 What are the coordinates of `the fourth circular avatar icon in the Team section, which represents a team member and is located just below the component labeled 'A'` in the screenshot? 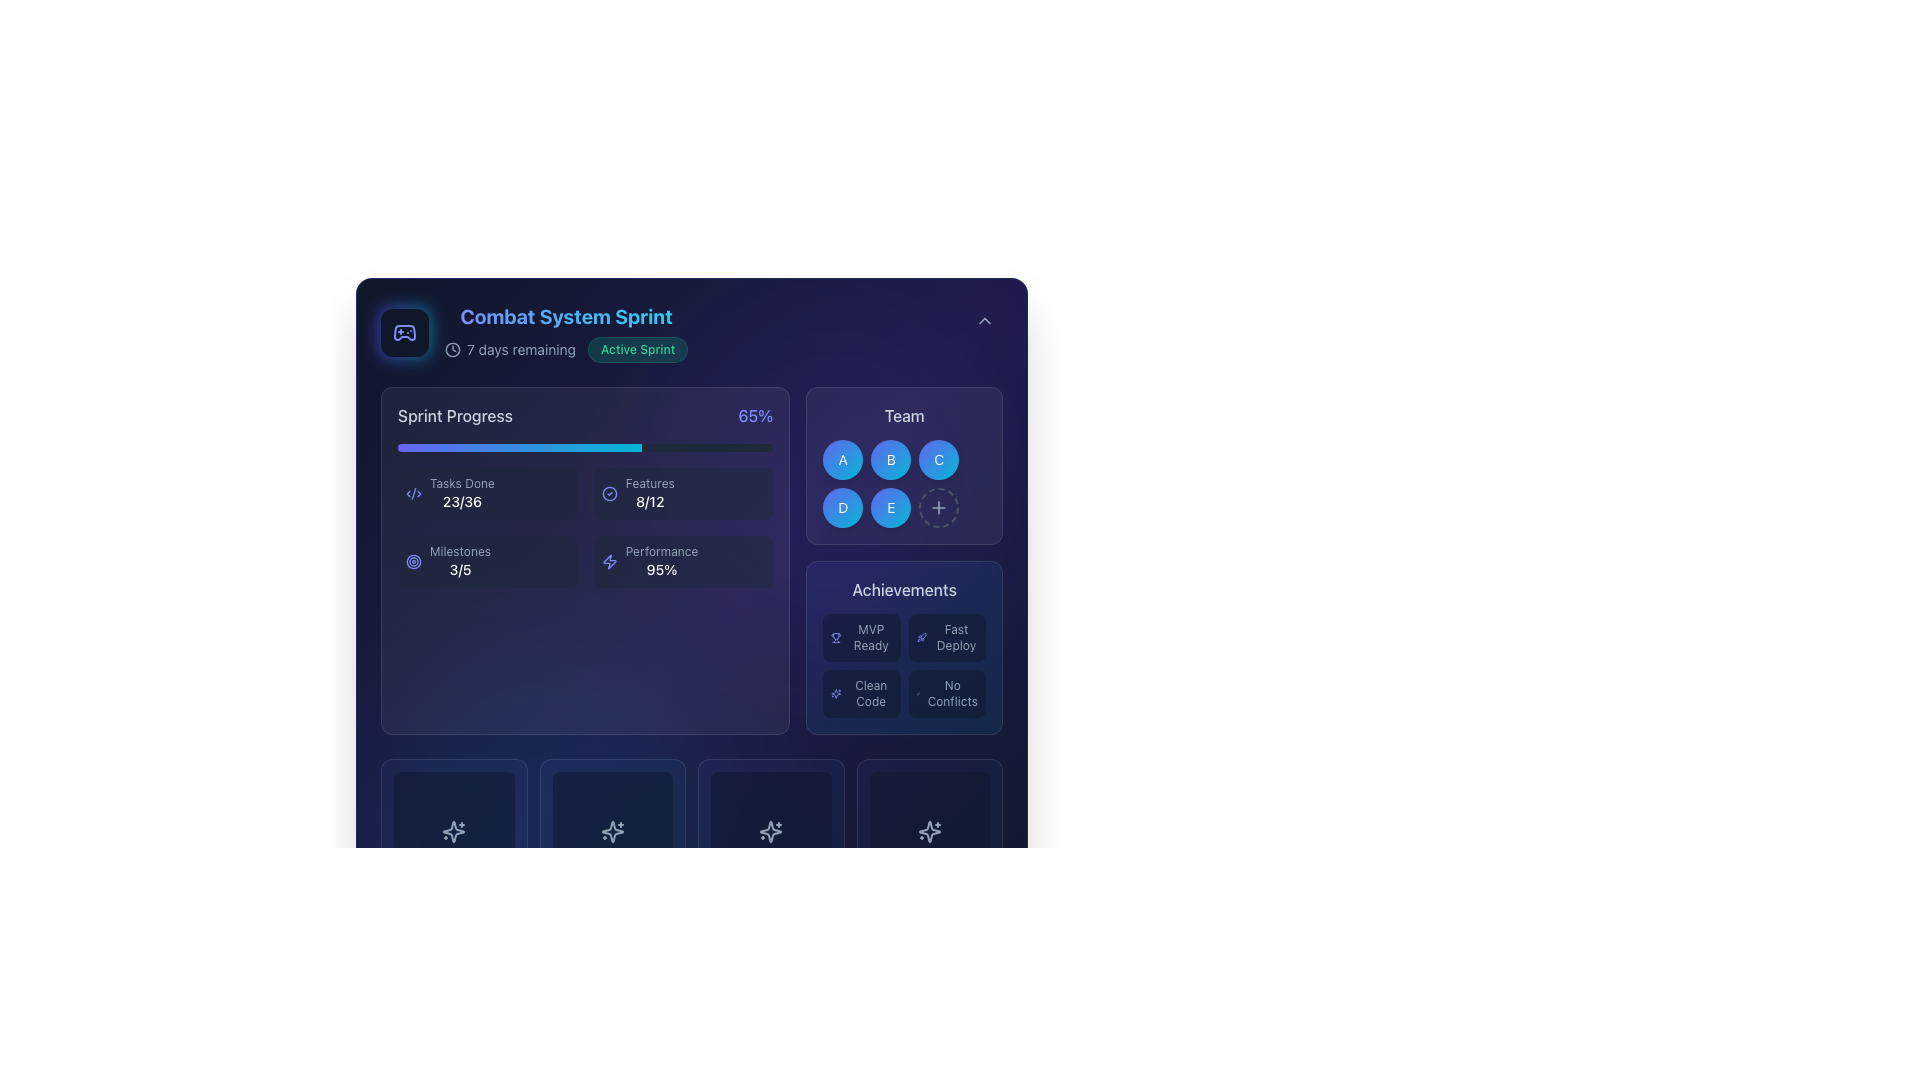 It's located at (843, 507).